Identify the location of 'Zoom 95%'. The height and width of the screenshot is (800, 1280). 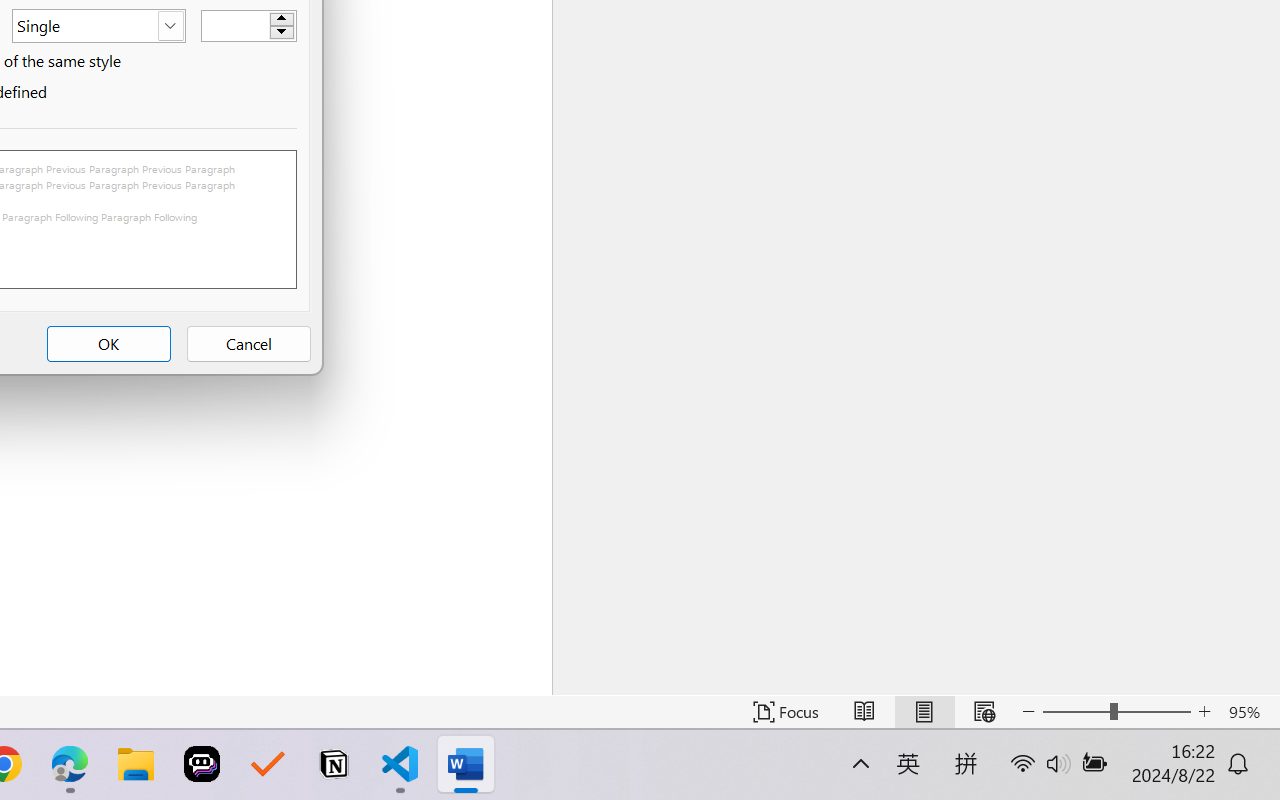
(1248, 711).